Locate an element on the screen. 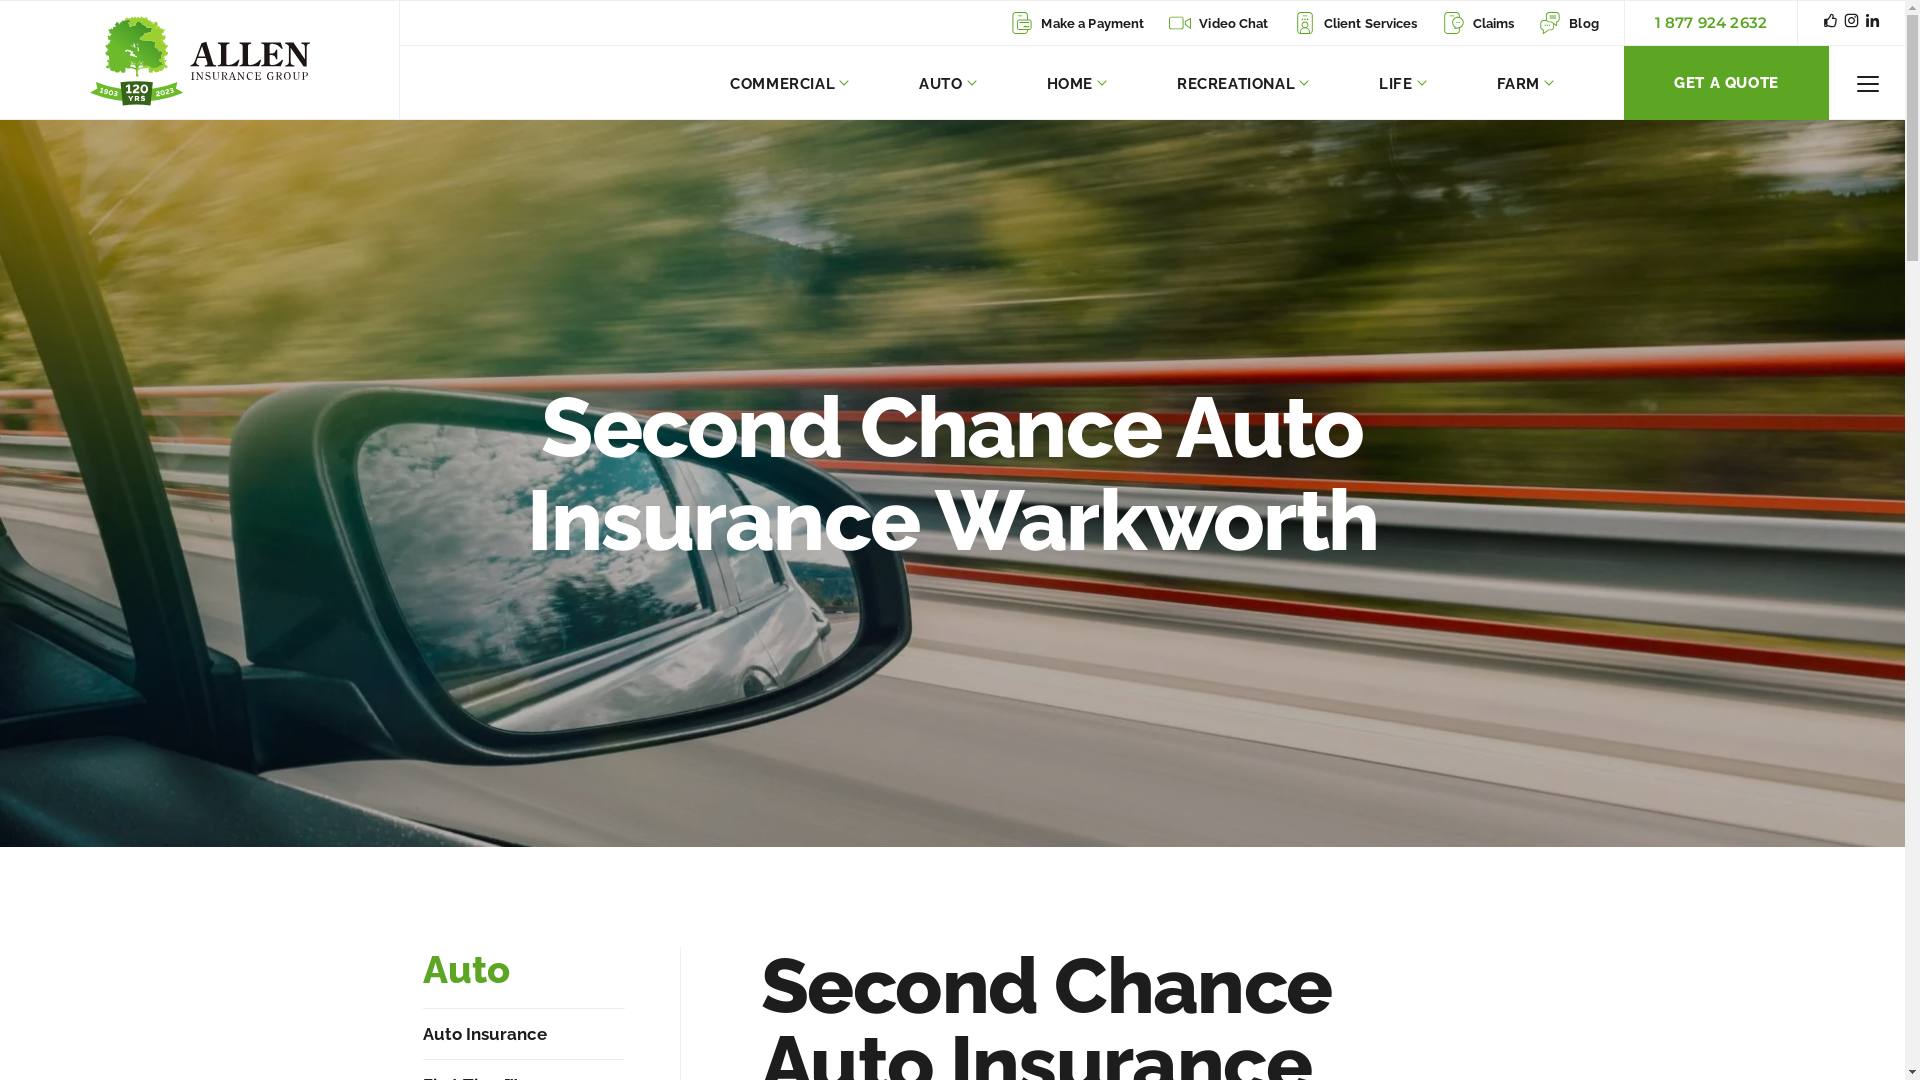 This screenshot has height=1080, width=1920. 'COMMERCIAL' is located at coordinates (788, 82).